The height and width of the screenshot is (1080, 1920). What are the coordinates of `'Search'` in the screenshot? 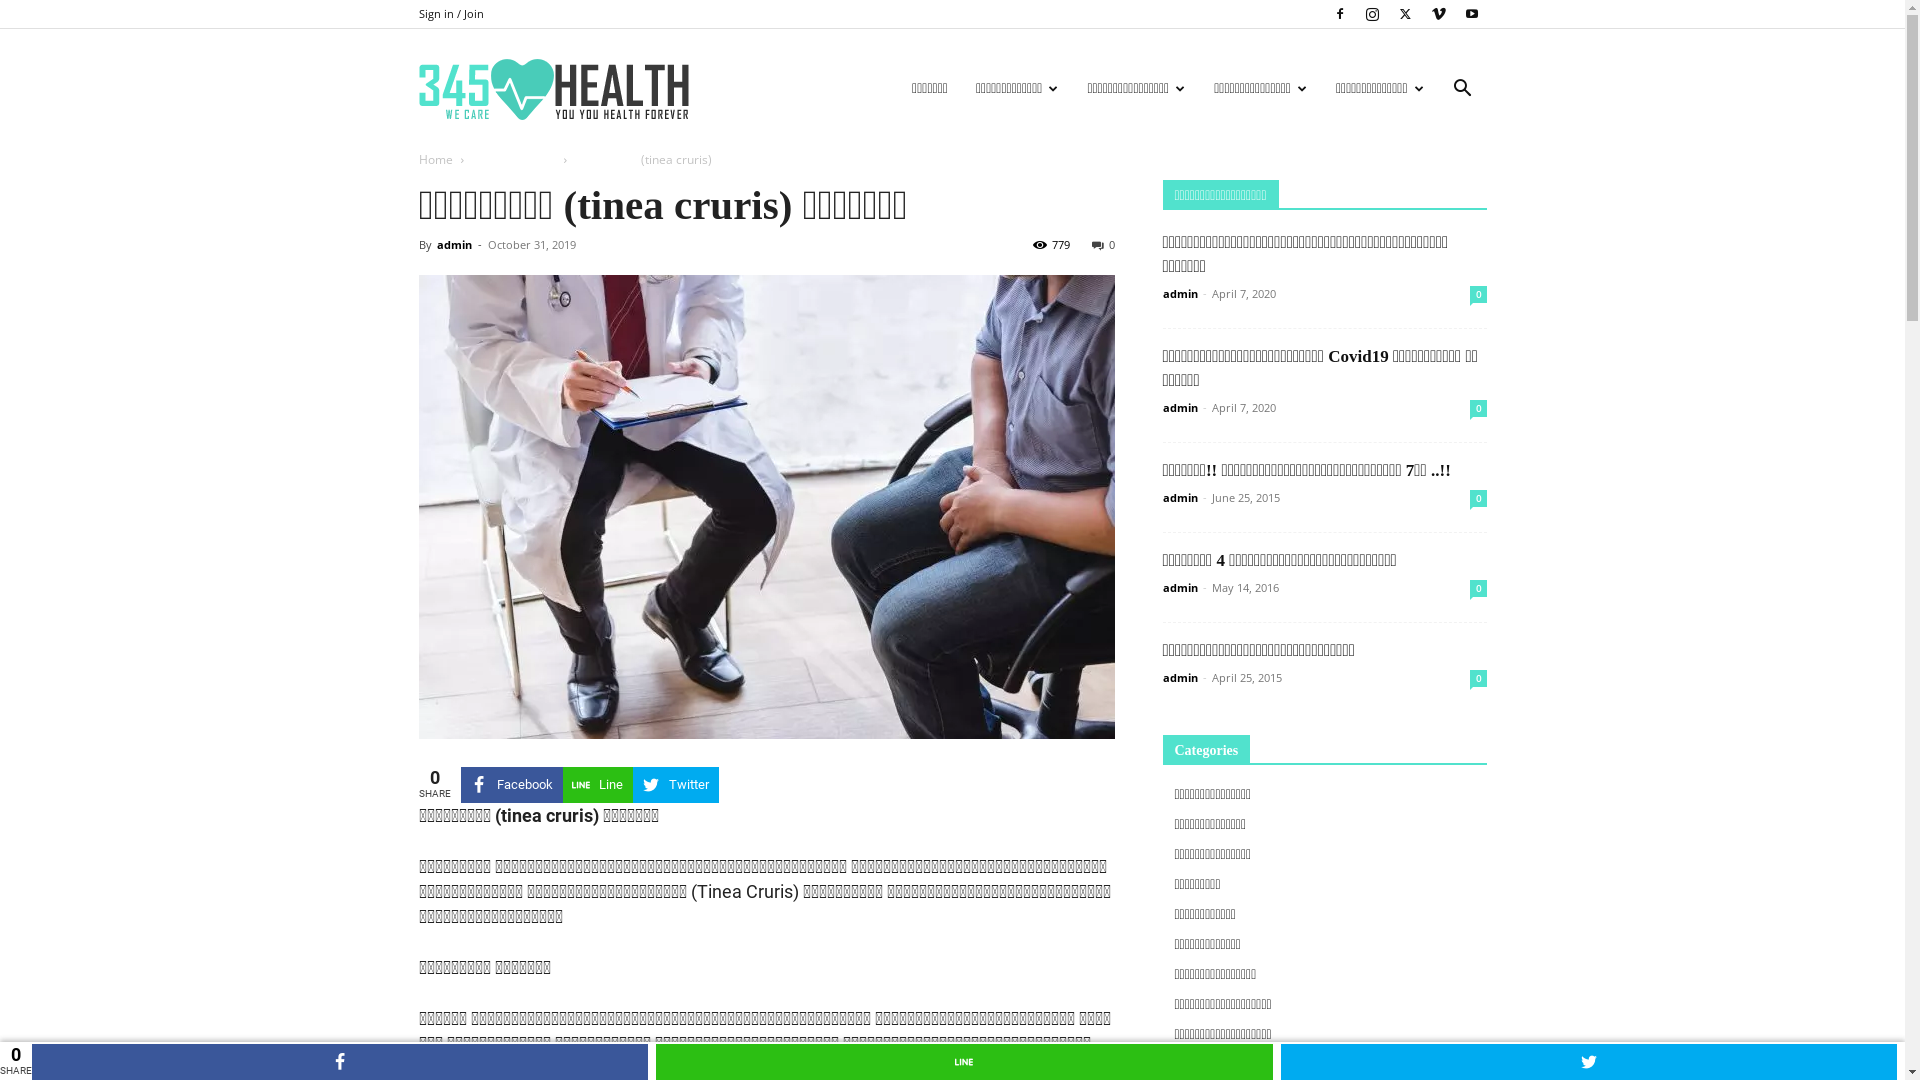 It's located at (1430, 185).